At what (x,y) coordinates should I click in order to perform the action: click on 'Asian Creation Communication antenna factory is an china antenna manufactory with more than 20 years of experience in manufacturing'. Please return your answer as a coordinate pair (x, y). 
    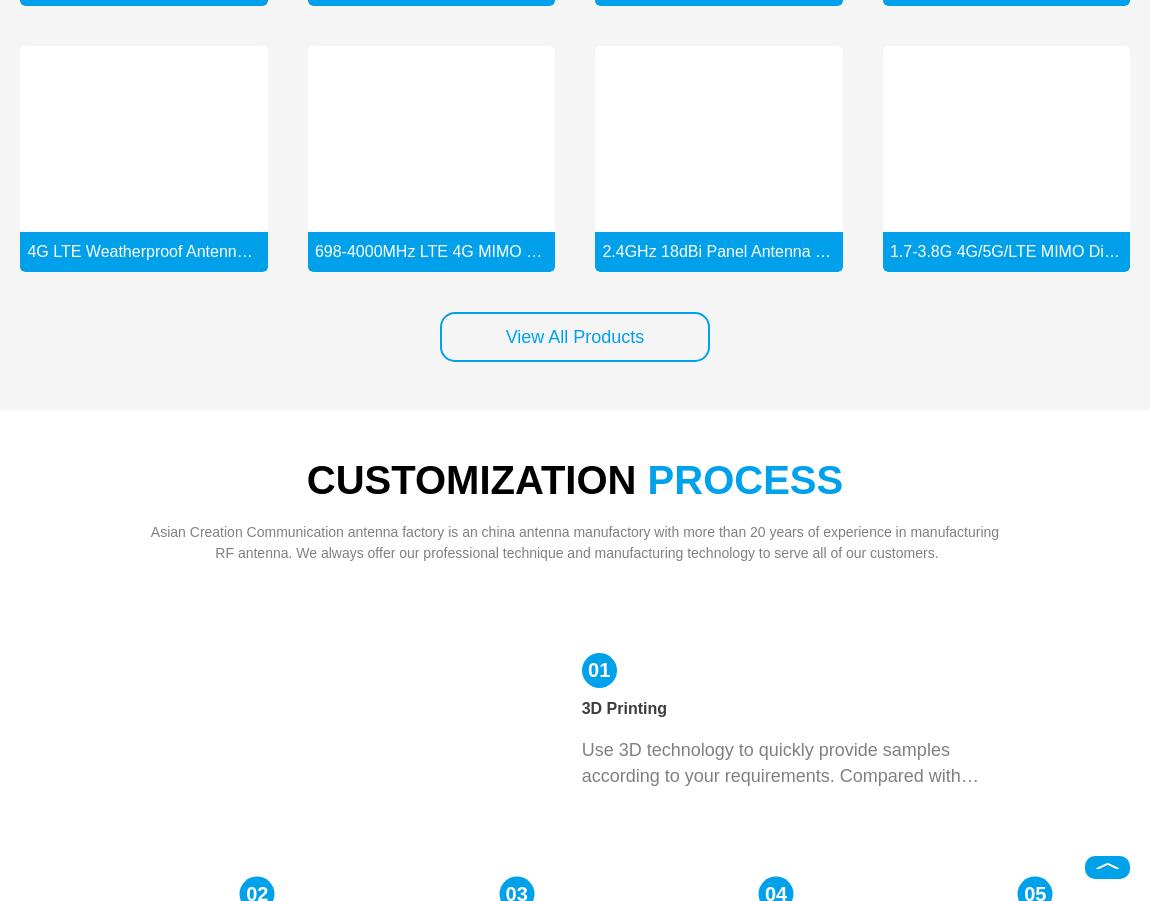
    Looking at the image, I should click on (574, 530).